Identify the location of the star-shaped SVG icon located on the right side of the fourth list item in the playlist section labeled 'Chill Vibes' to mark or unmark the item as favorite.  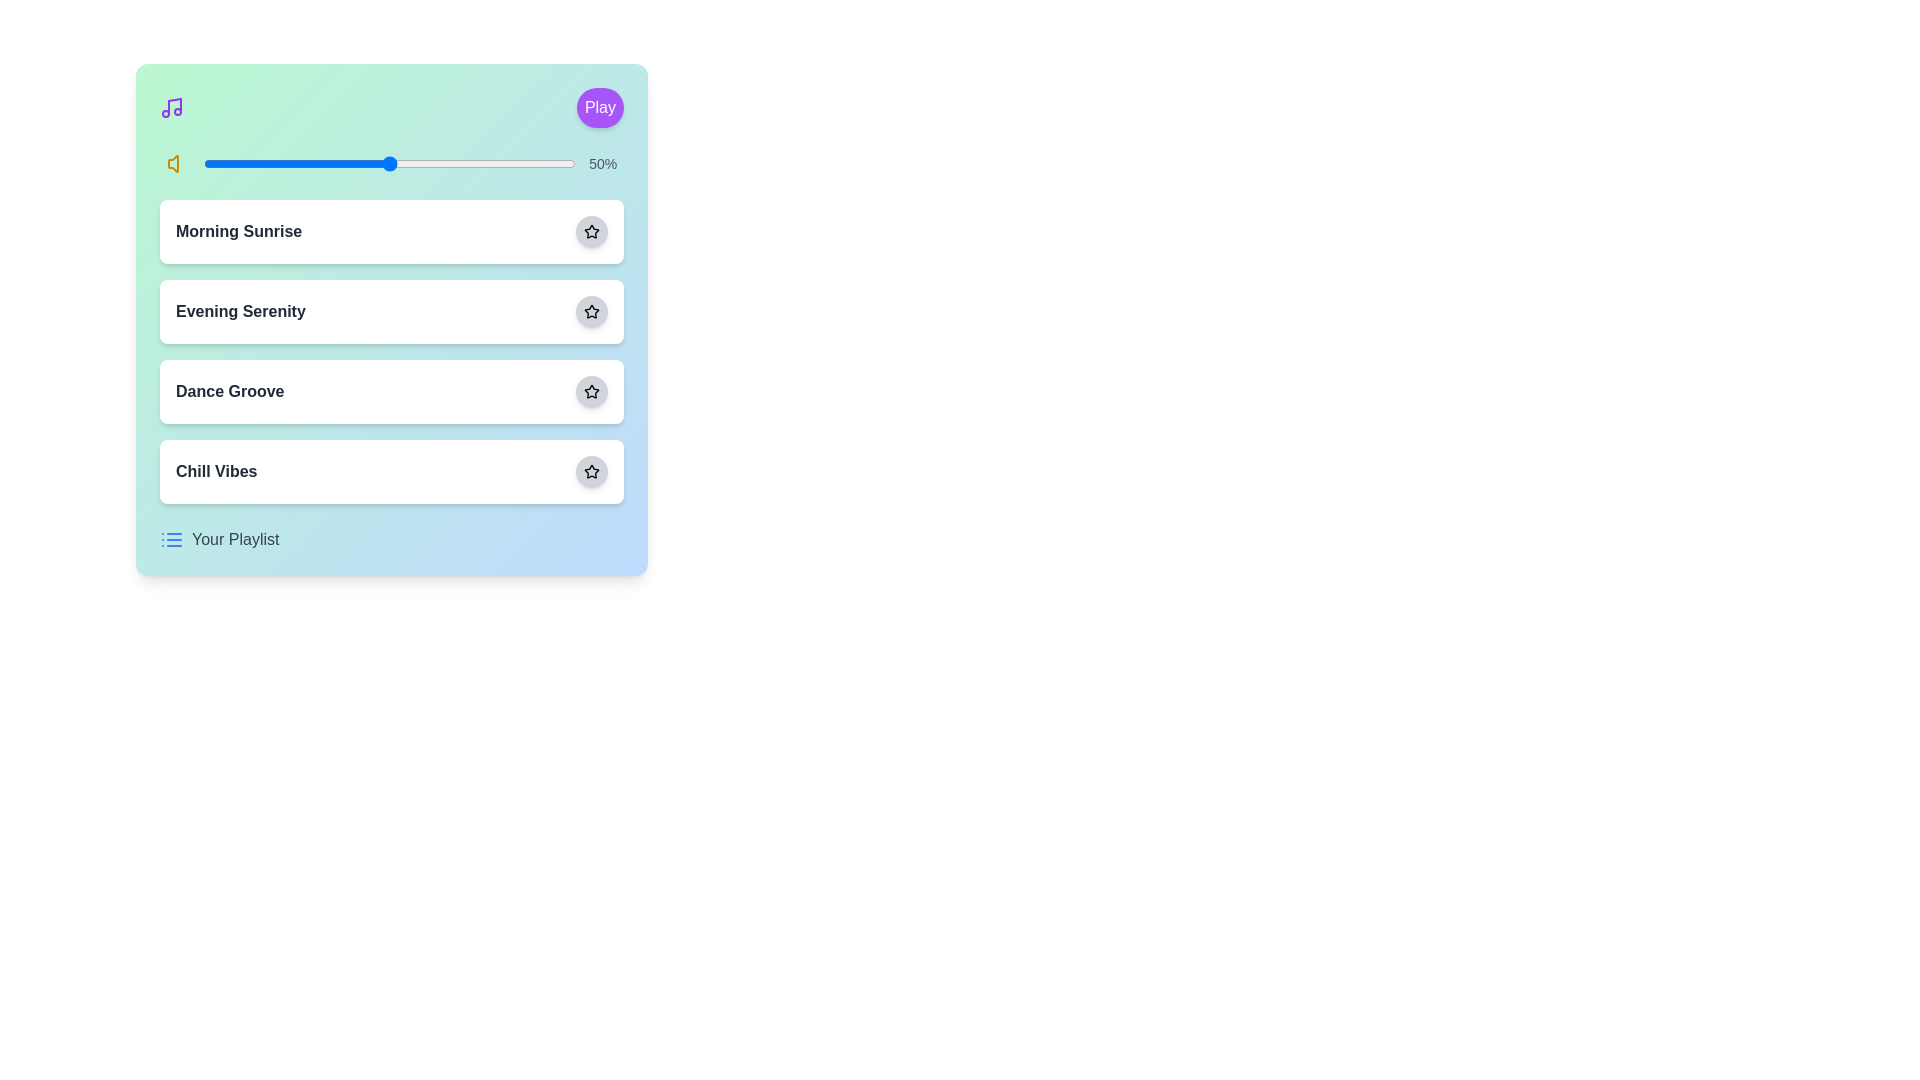
(590, 471).